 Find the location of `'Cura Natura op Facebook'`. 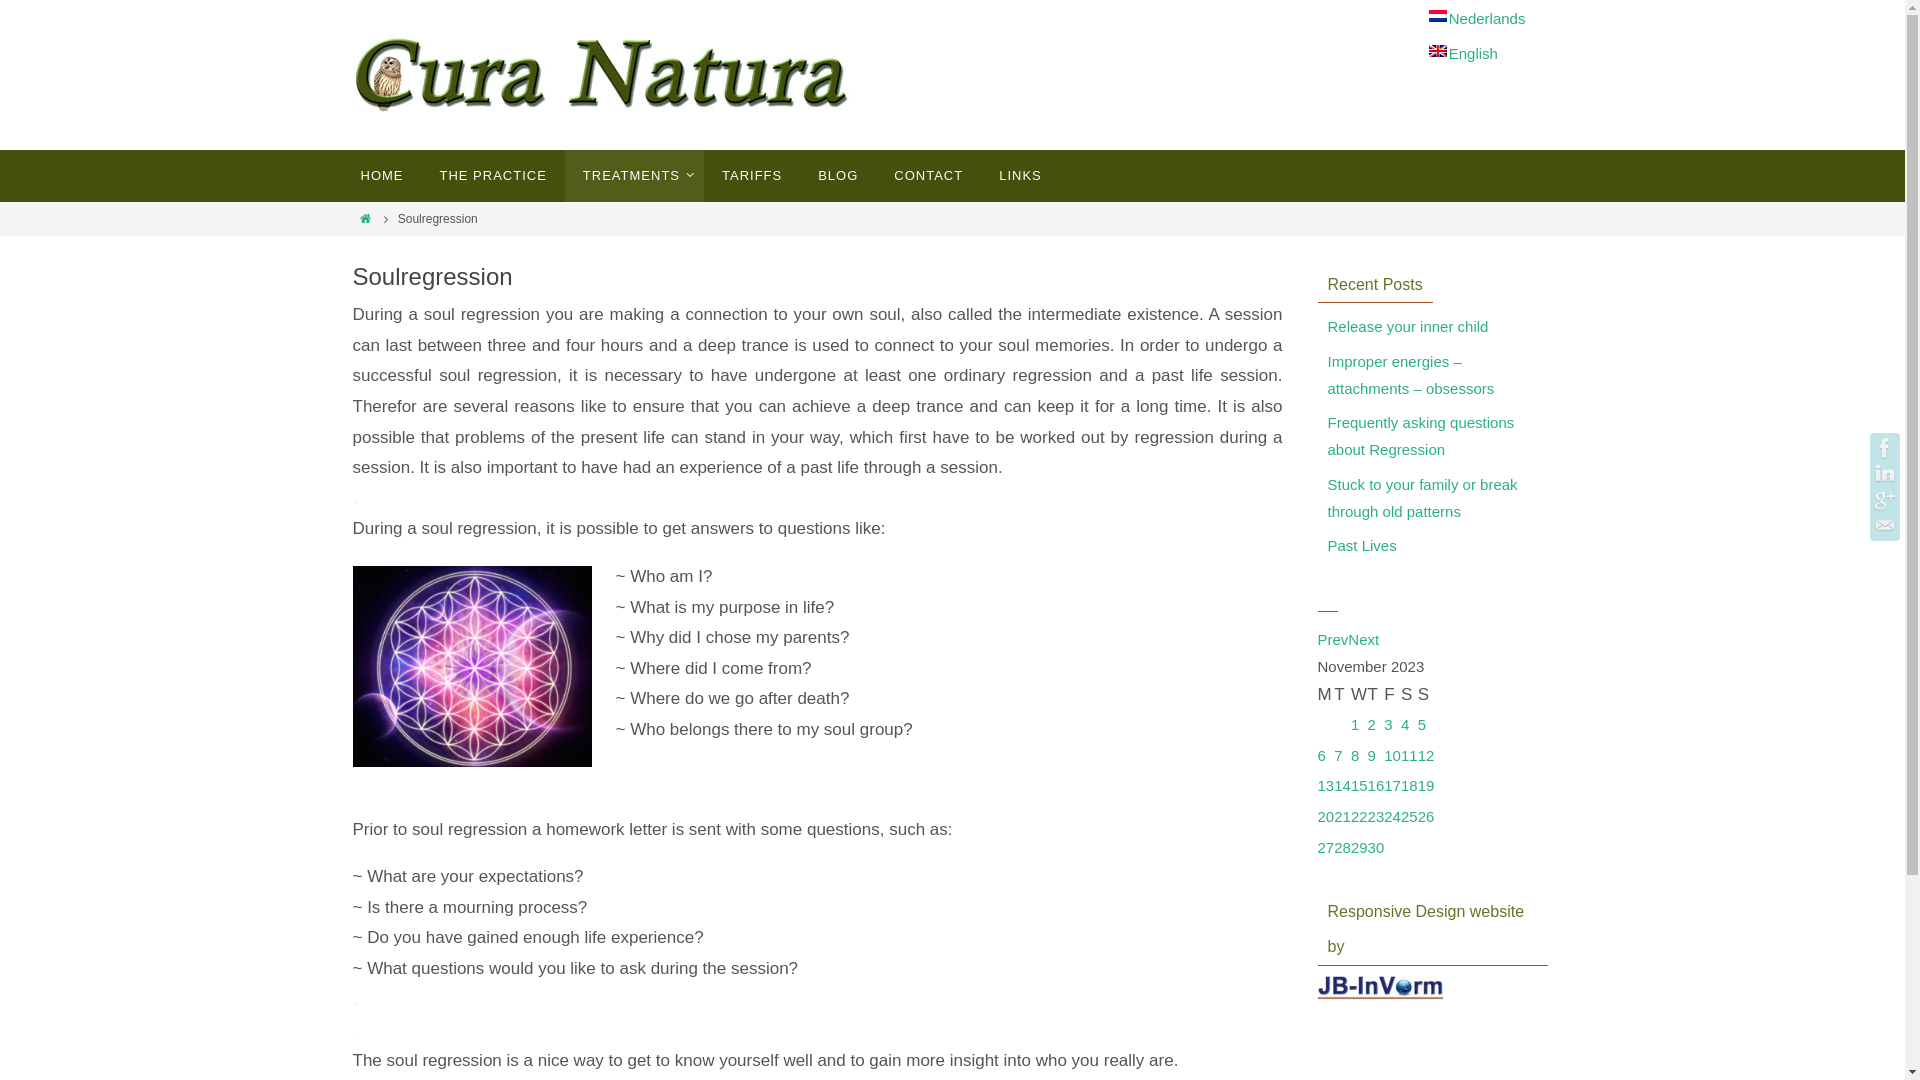

'Cura Natura op Facebook' is located at coordinates (1884, 446).